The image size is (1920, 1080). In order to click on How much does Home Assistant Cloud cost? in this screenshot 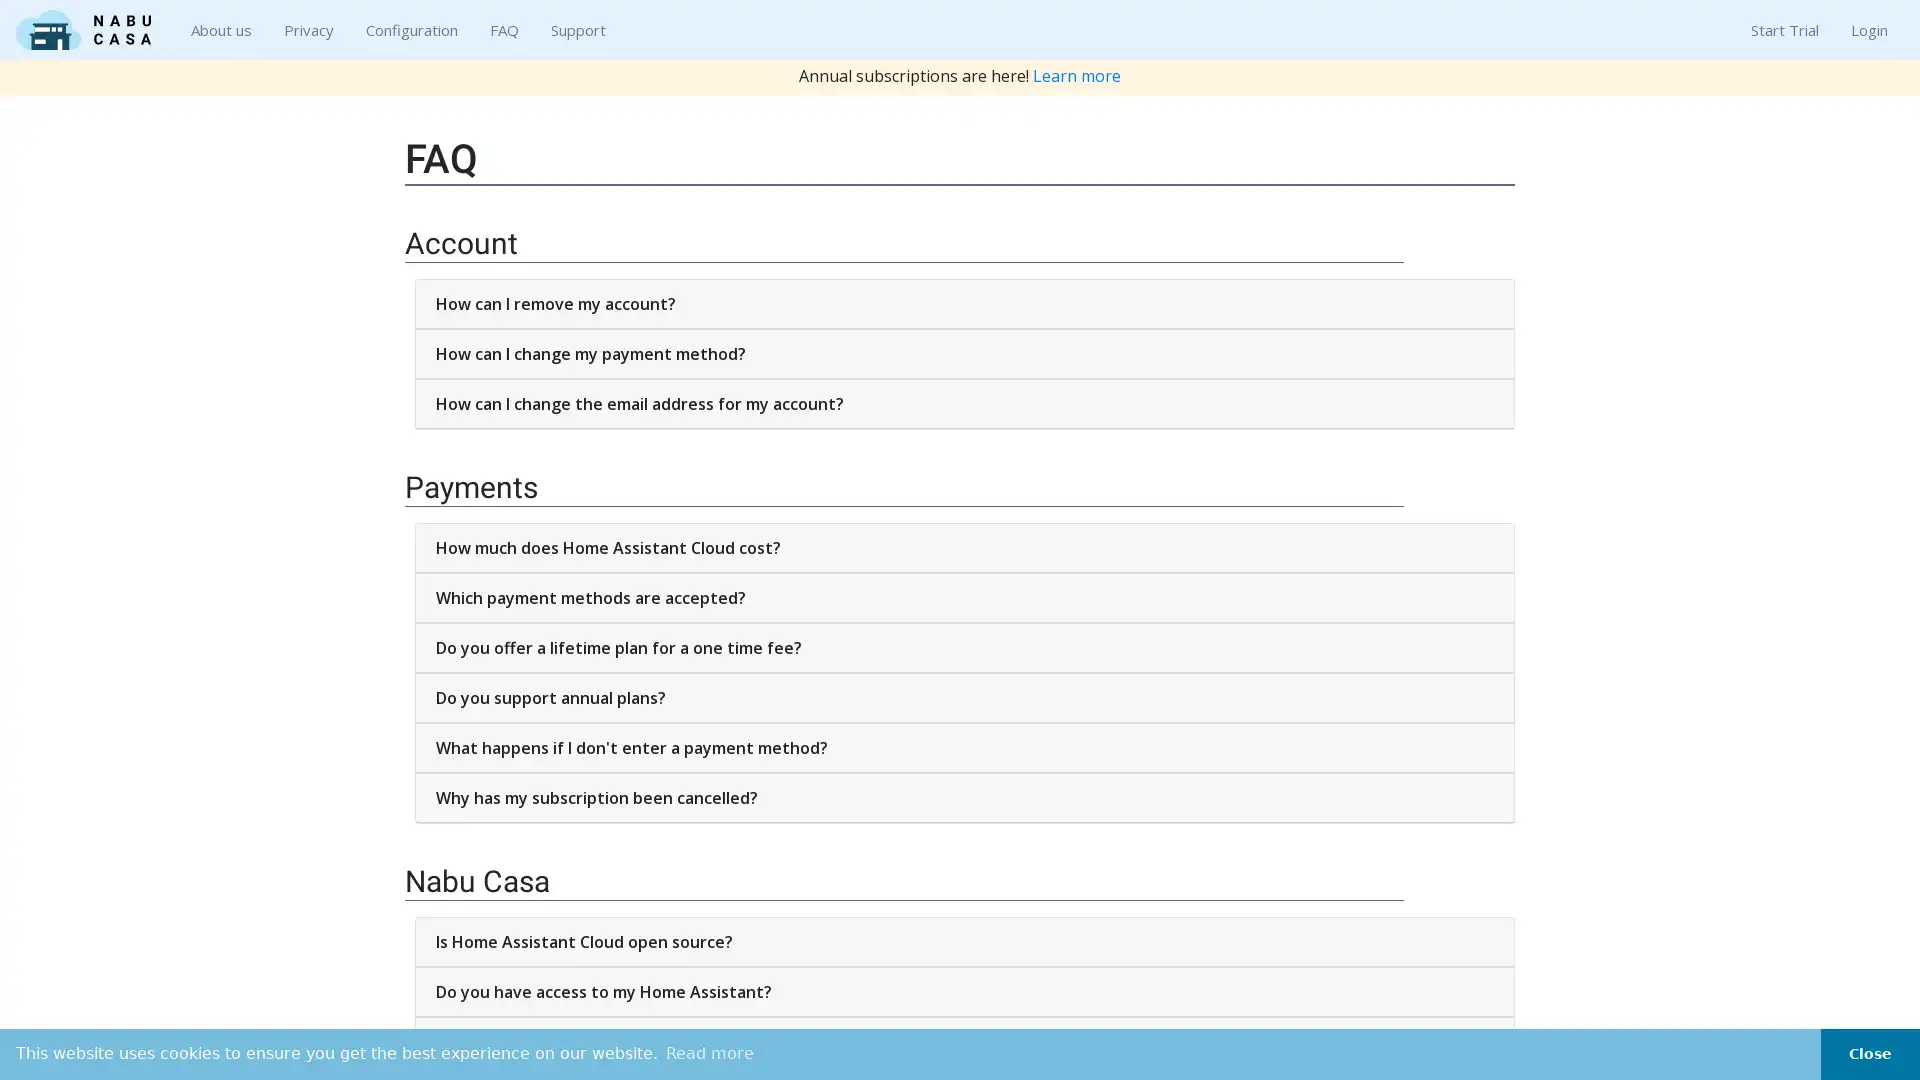, I will do `click(964, 547)`.